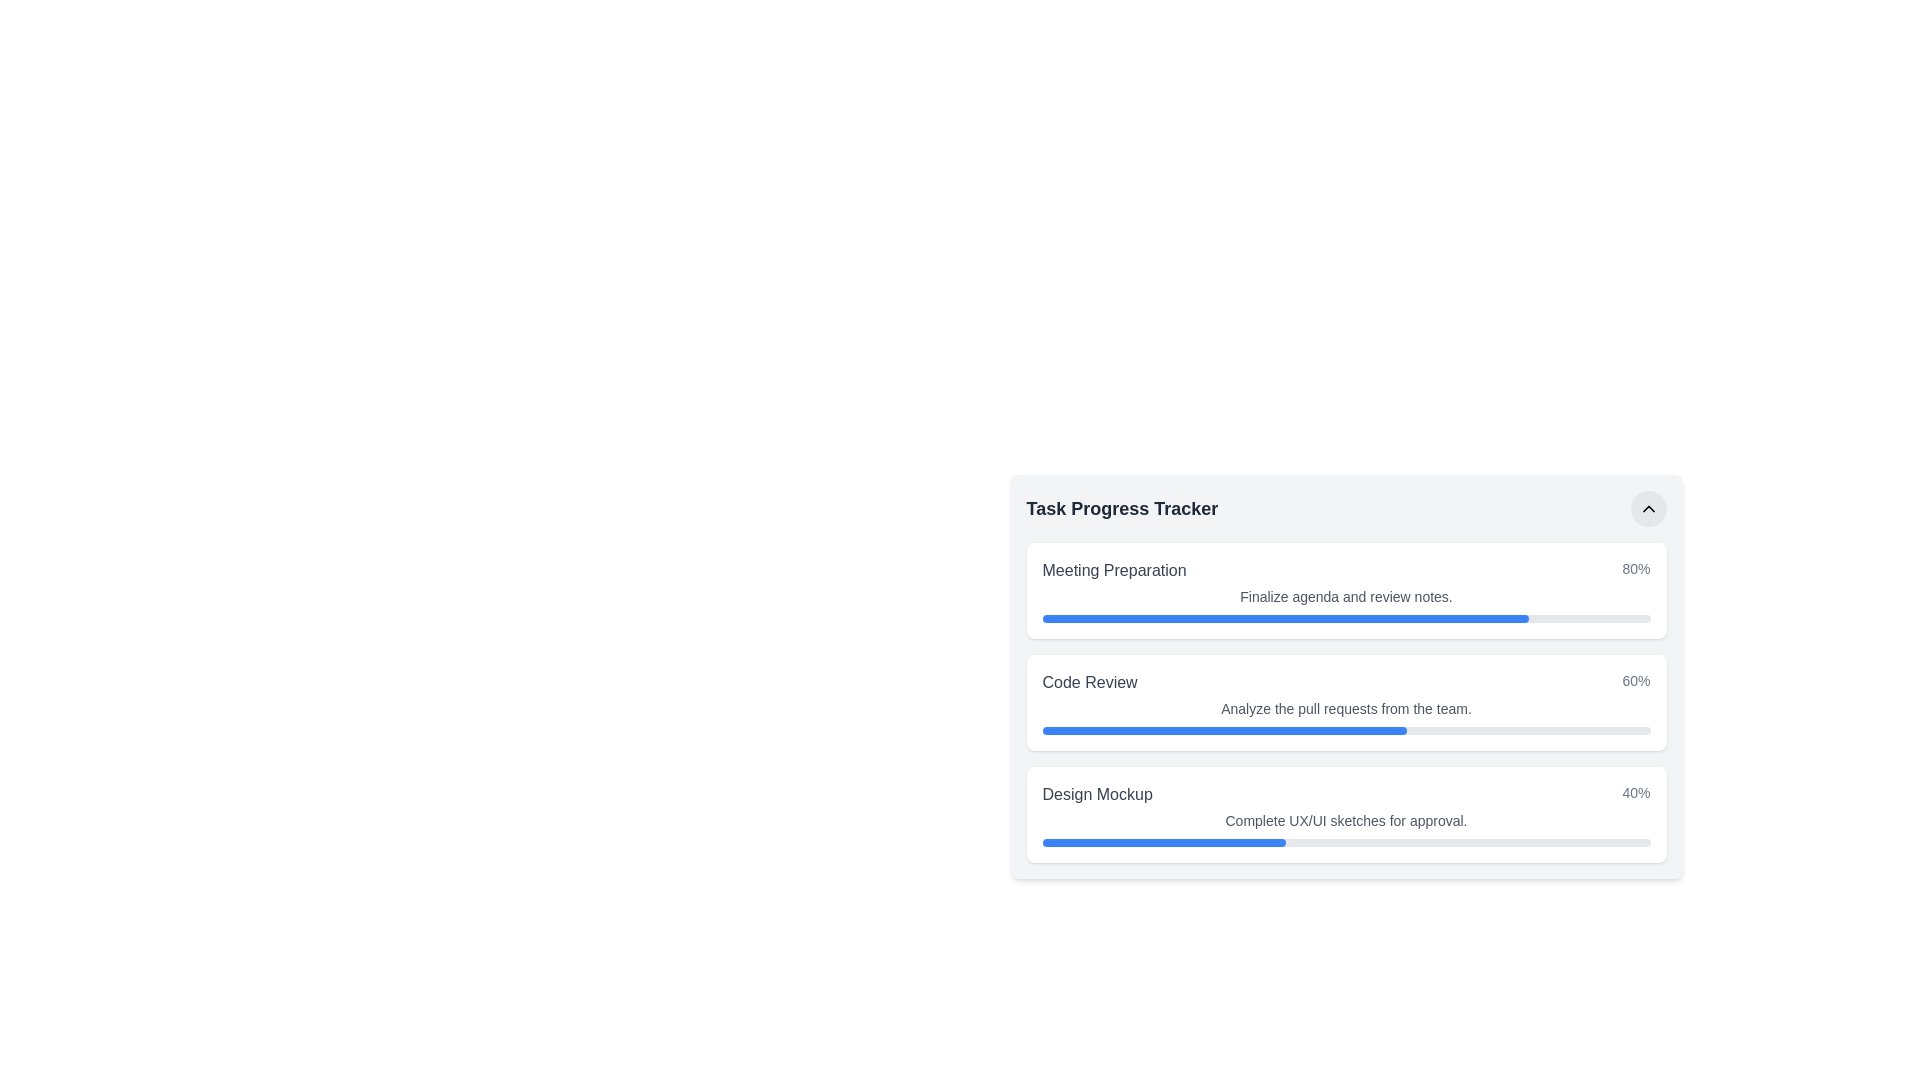  What do you see at coordinates (1088, 681) in the screenshot?
I see `the static text label that serves as the title for the second task item in the 'Task Progress Tracker', which is aligned to the left of the percentage indicator ('60%')` at bounding box center [1088, 681].